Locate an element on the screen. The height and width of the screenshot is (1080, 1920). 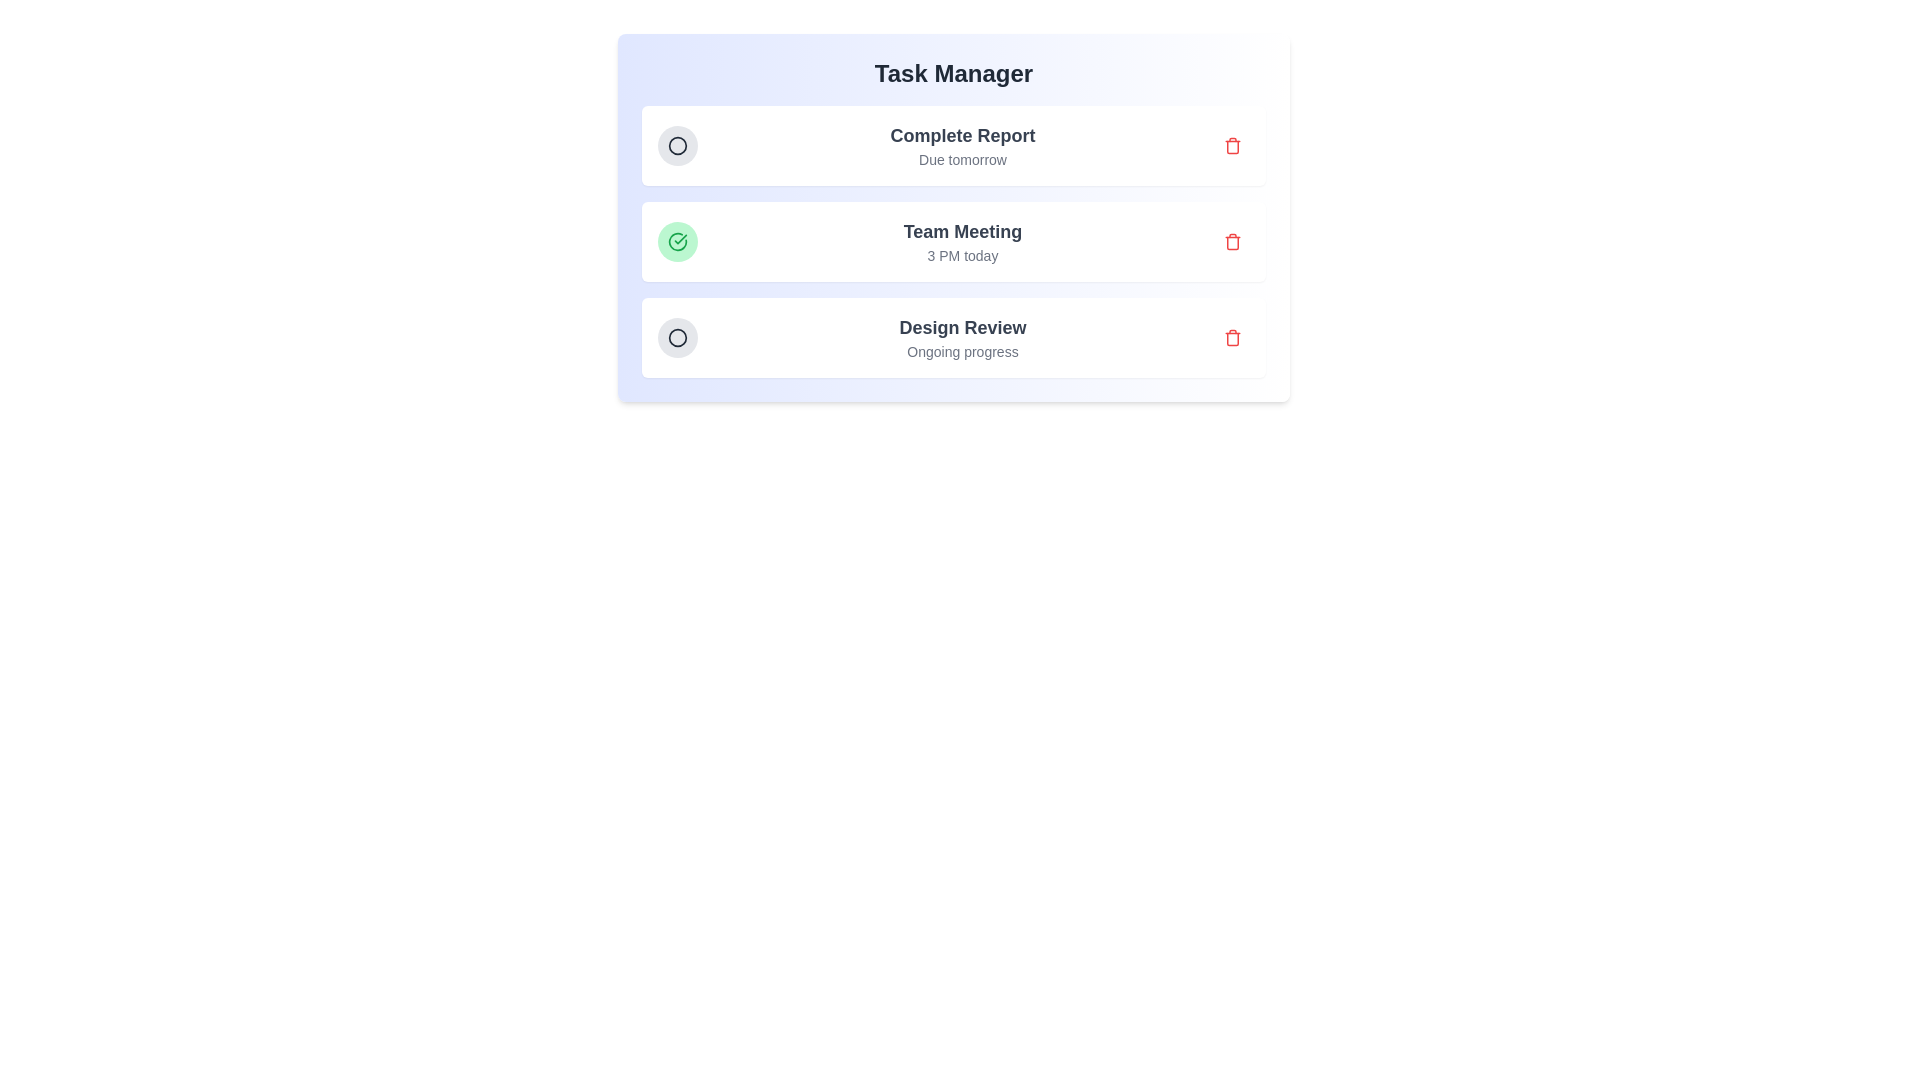
the task entry titled 'Team Meeting' in the task list to potentially reveal additional details is located at coordinates (953, 241).